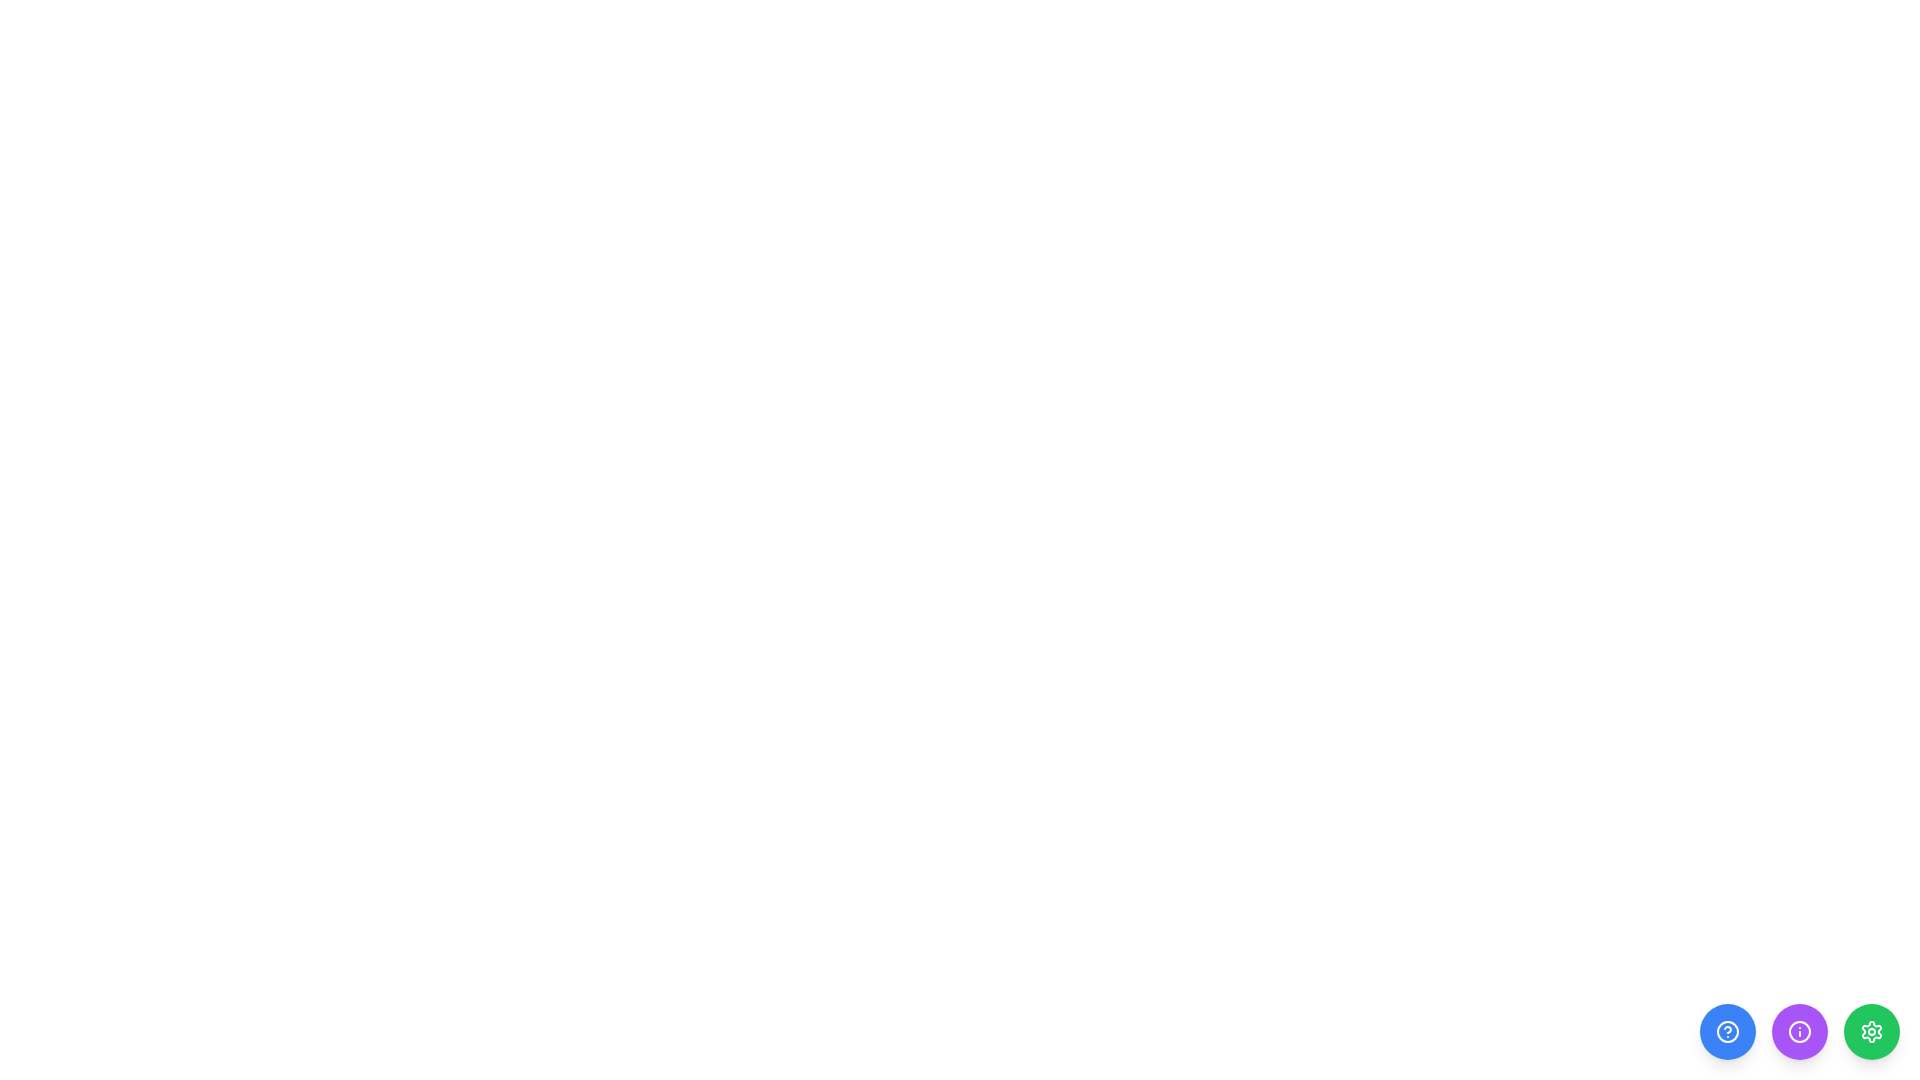 The image size is (1920, 1080). Describe the element at coordinates (1800, 1032) in the screenshot. I see `the purple circular button that contains the circular icon located at the bottom-right corner of the interface` at that location.